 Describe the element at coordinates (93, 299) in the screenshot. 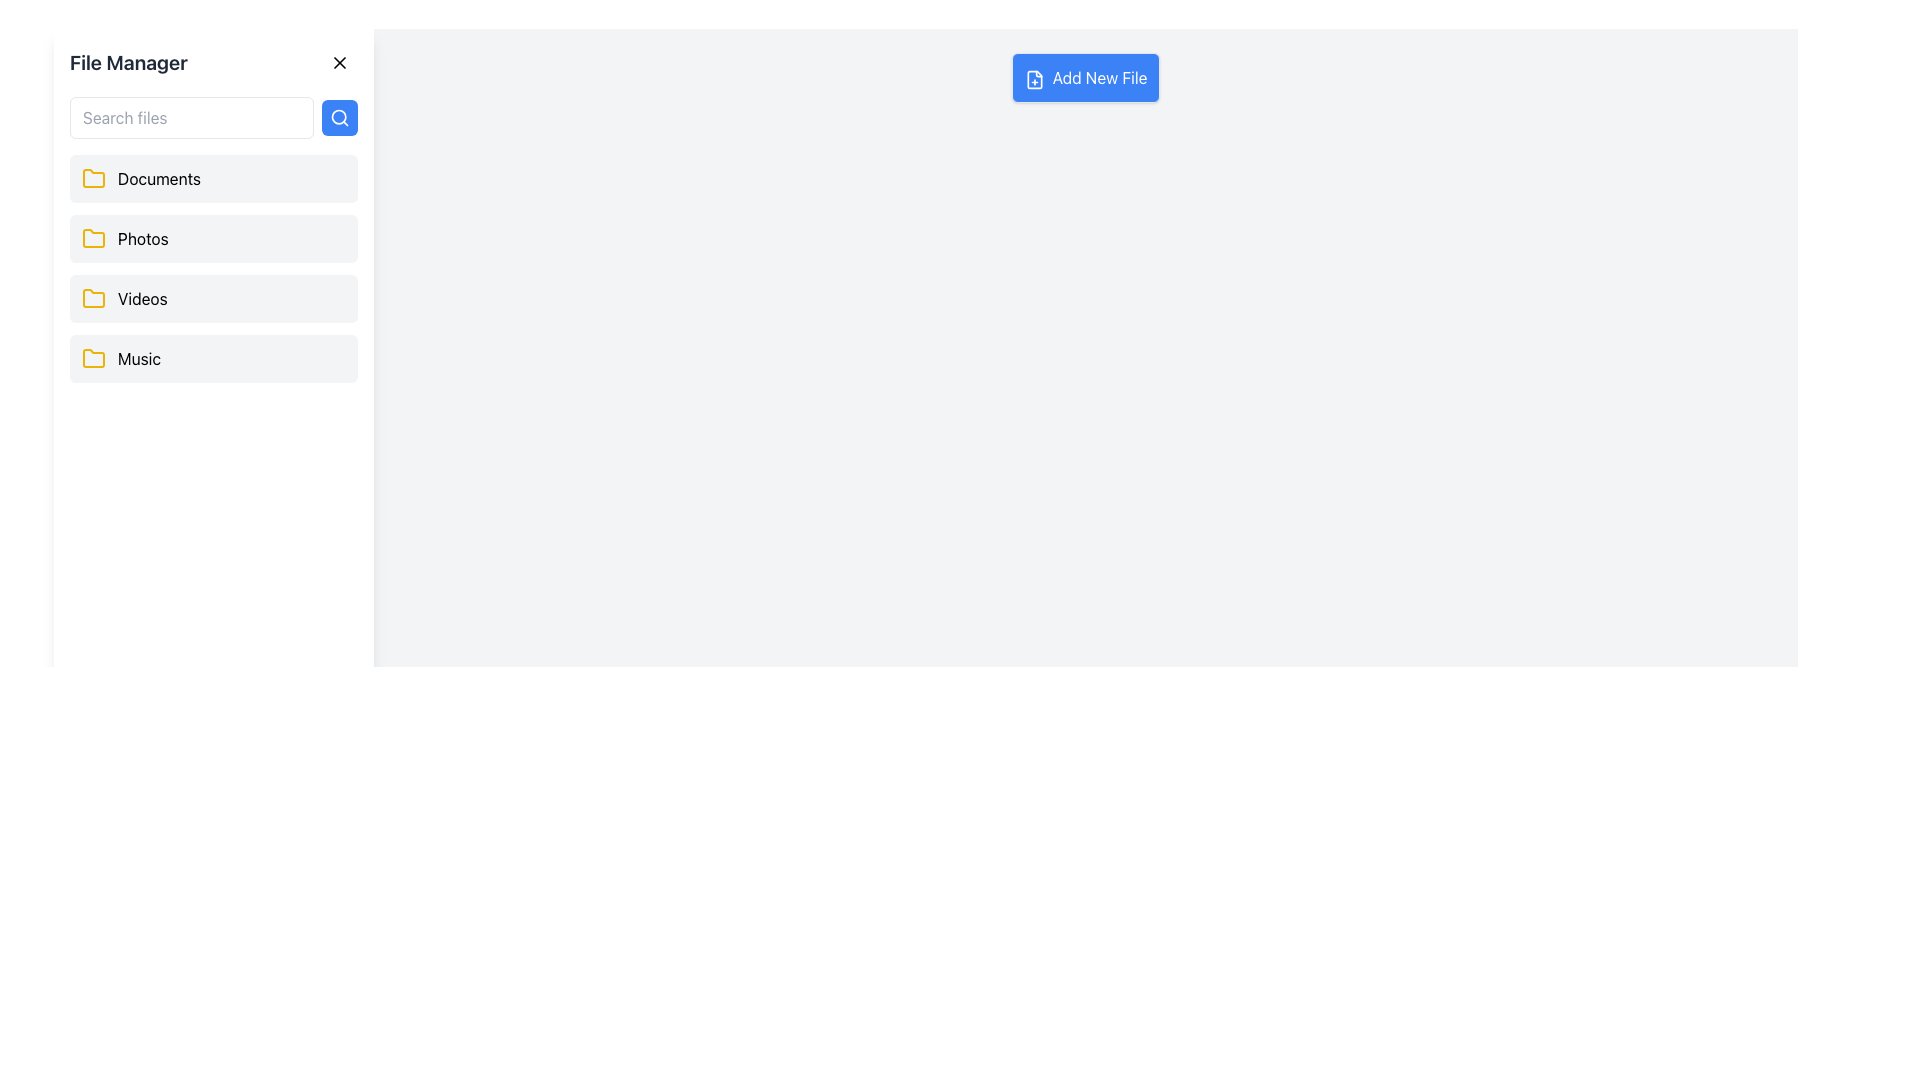

I see `the 'Videos' folder icon` at that location.